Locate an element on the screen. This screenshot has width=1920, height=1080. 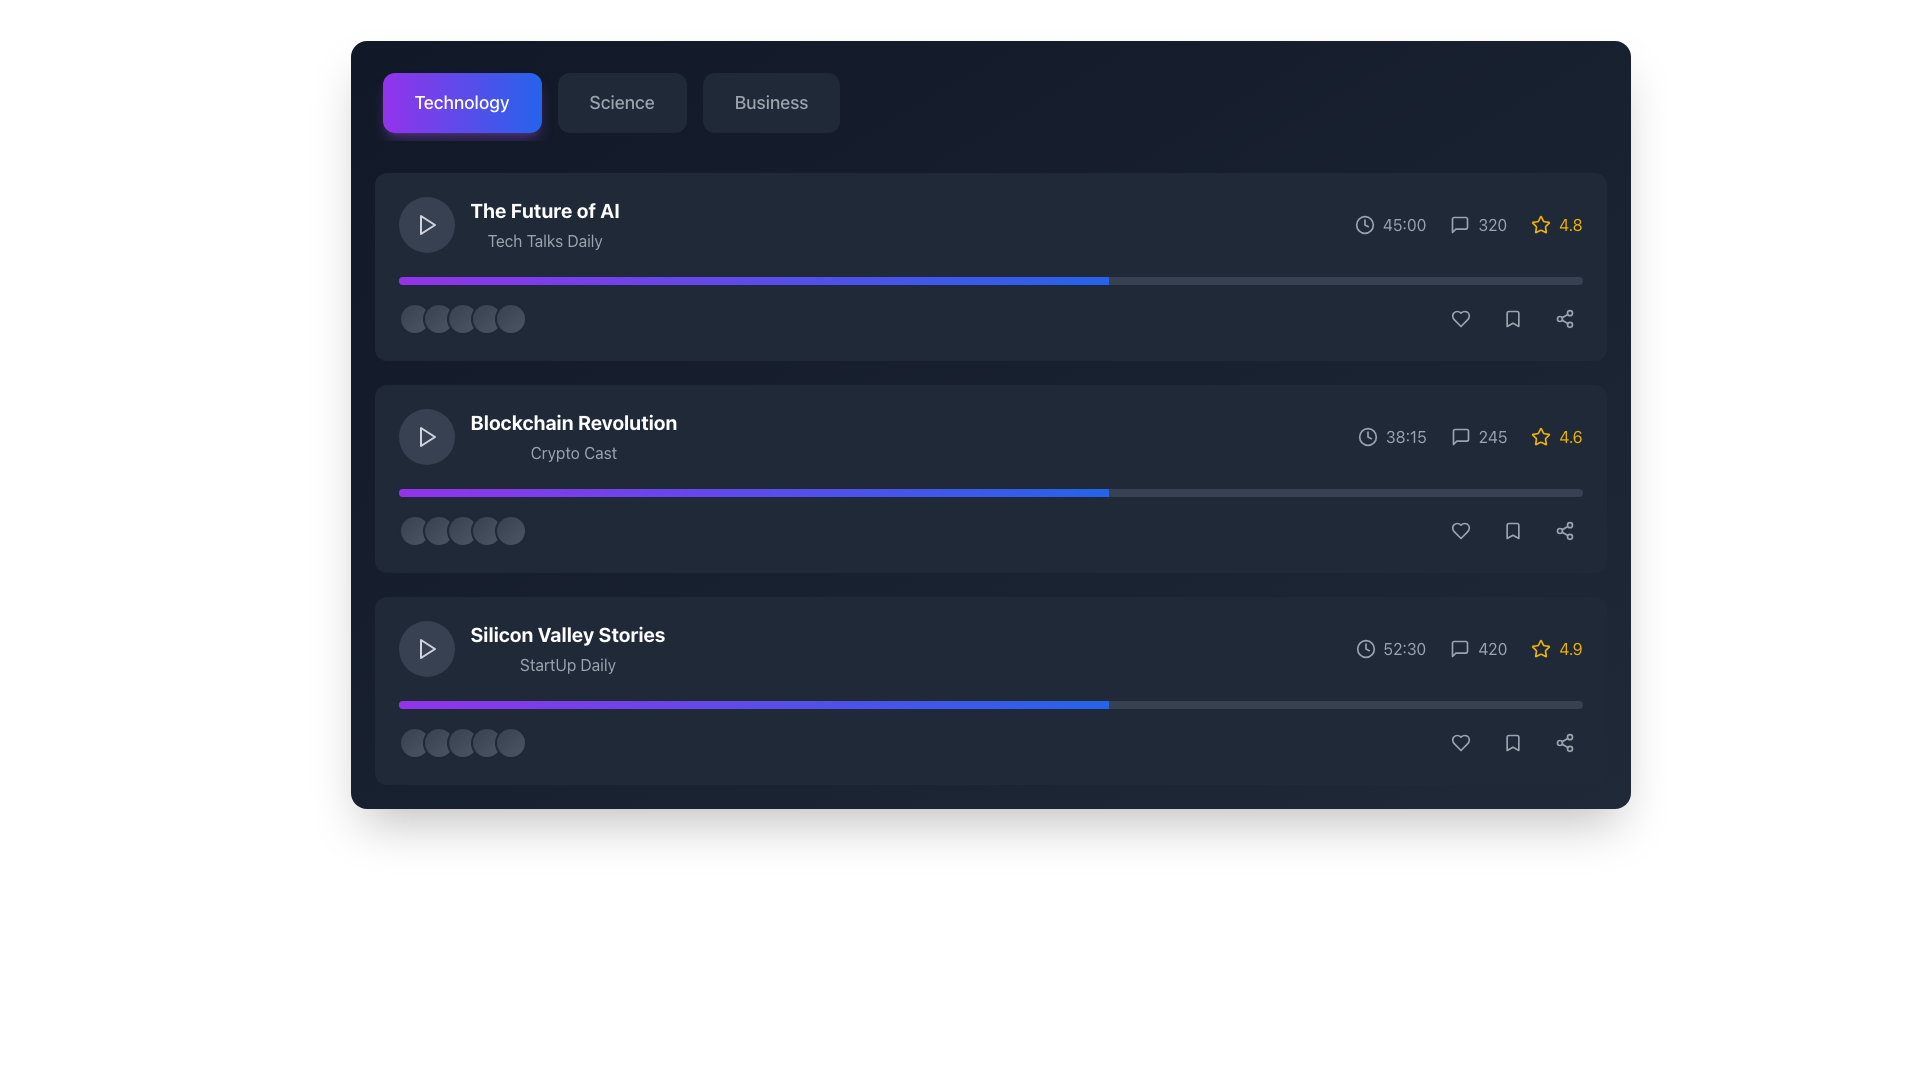
the heart icon button located in the second item of the action icon row is located at coordinates (1460, 318).